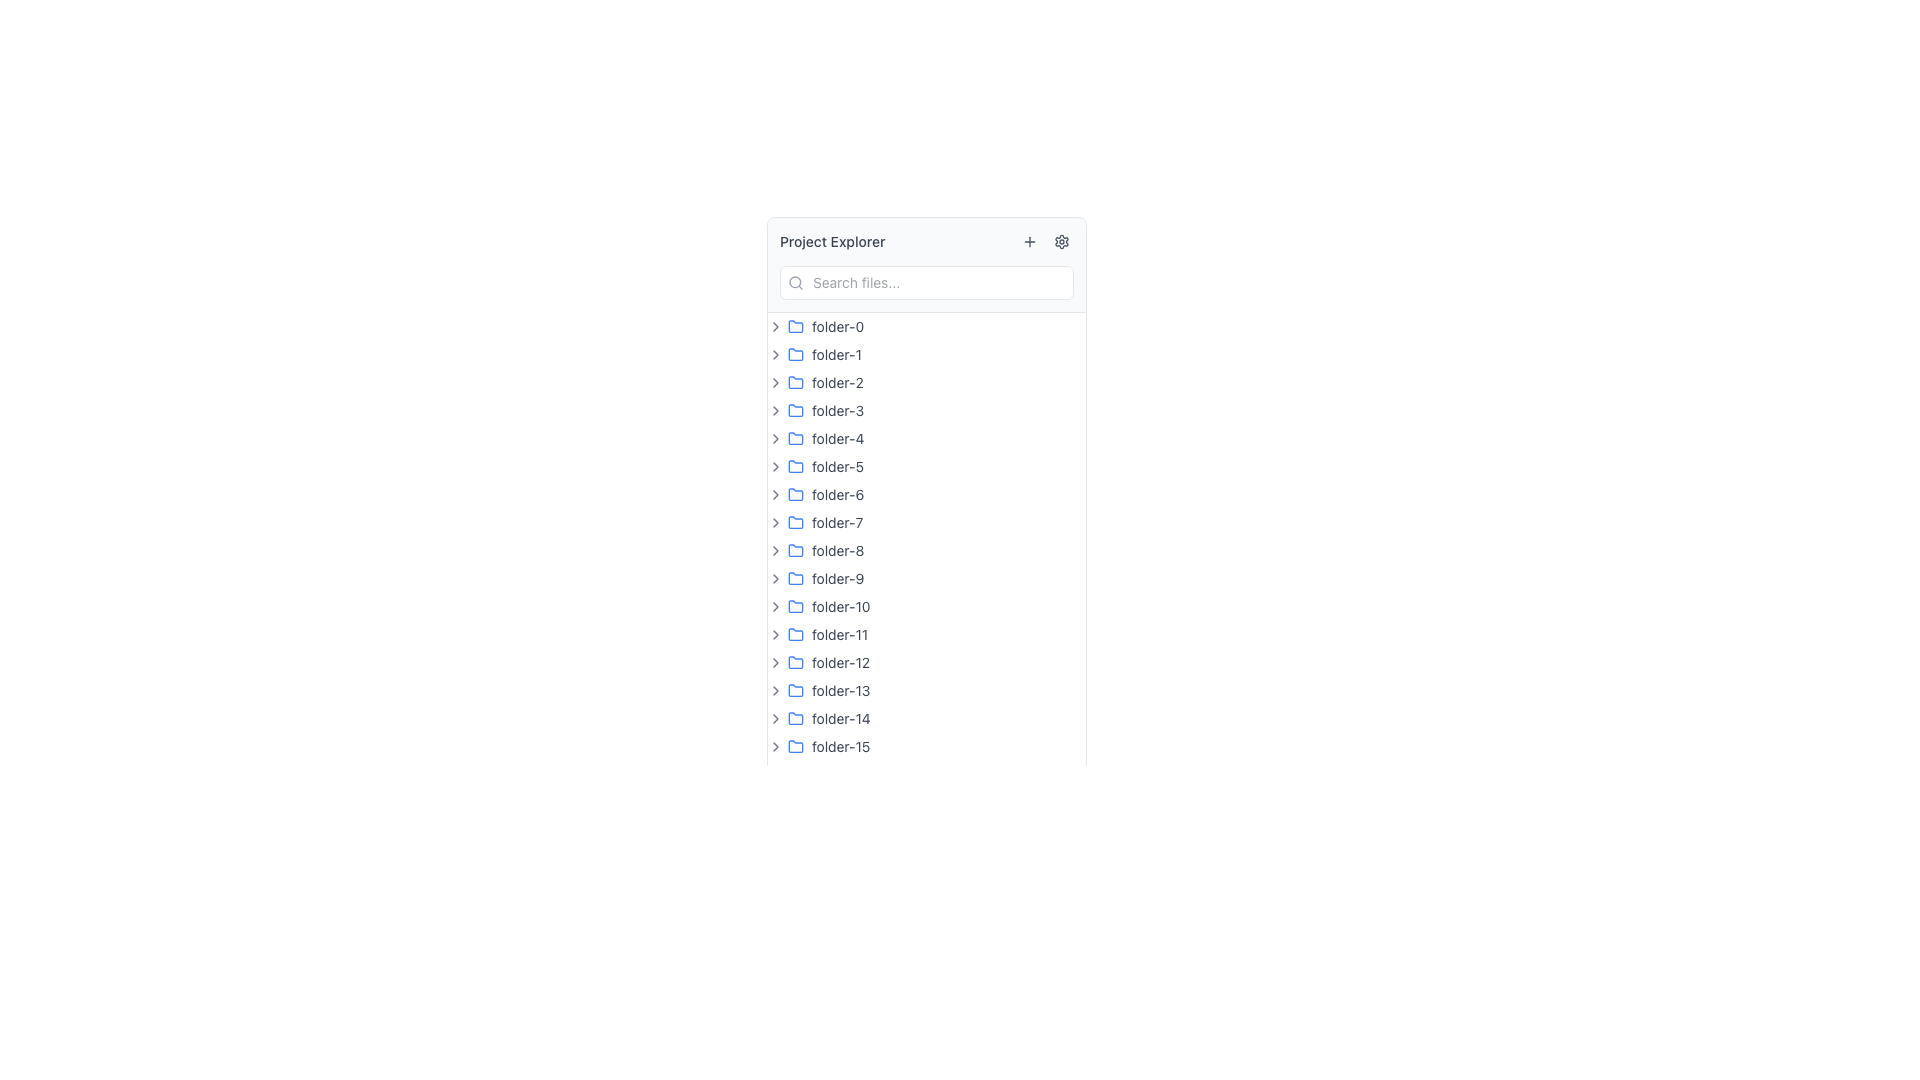 The height and width of the screenshot is (1080, 1920). Describe the element at coordinates (795, 745) in the screenshot. I see `the folder icon located on the left side of the text 'folder-15' in the file explorer's vertical layout` at that location.